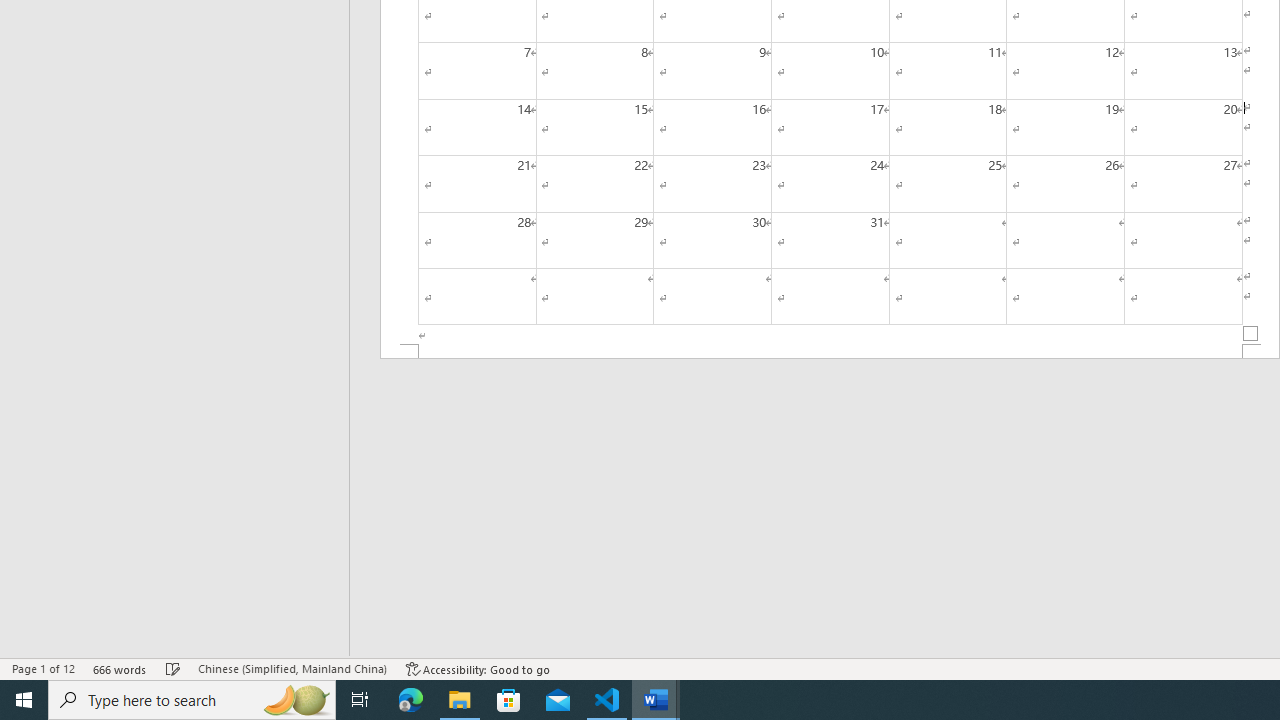 This screenshot has width=1280, height=720. What do you see at coordinates (830, 350) in the screenshot?
I see `'Footer -Section 1-'` at bounding box center [830, 350].